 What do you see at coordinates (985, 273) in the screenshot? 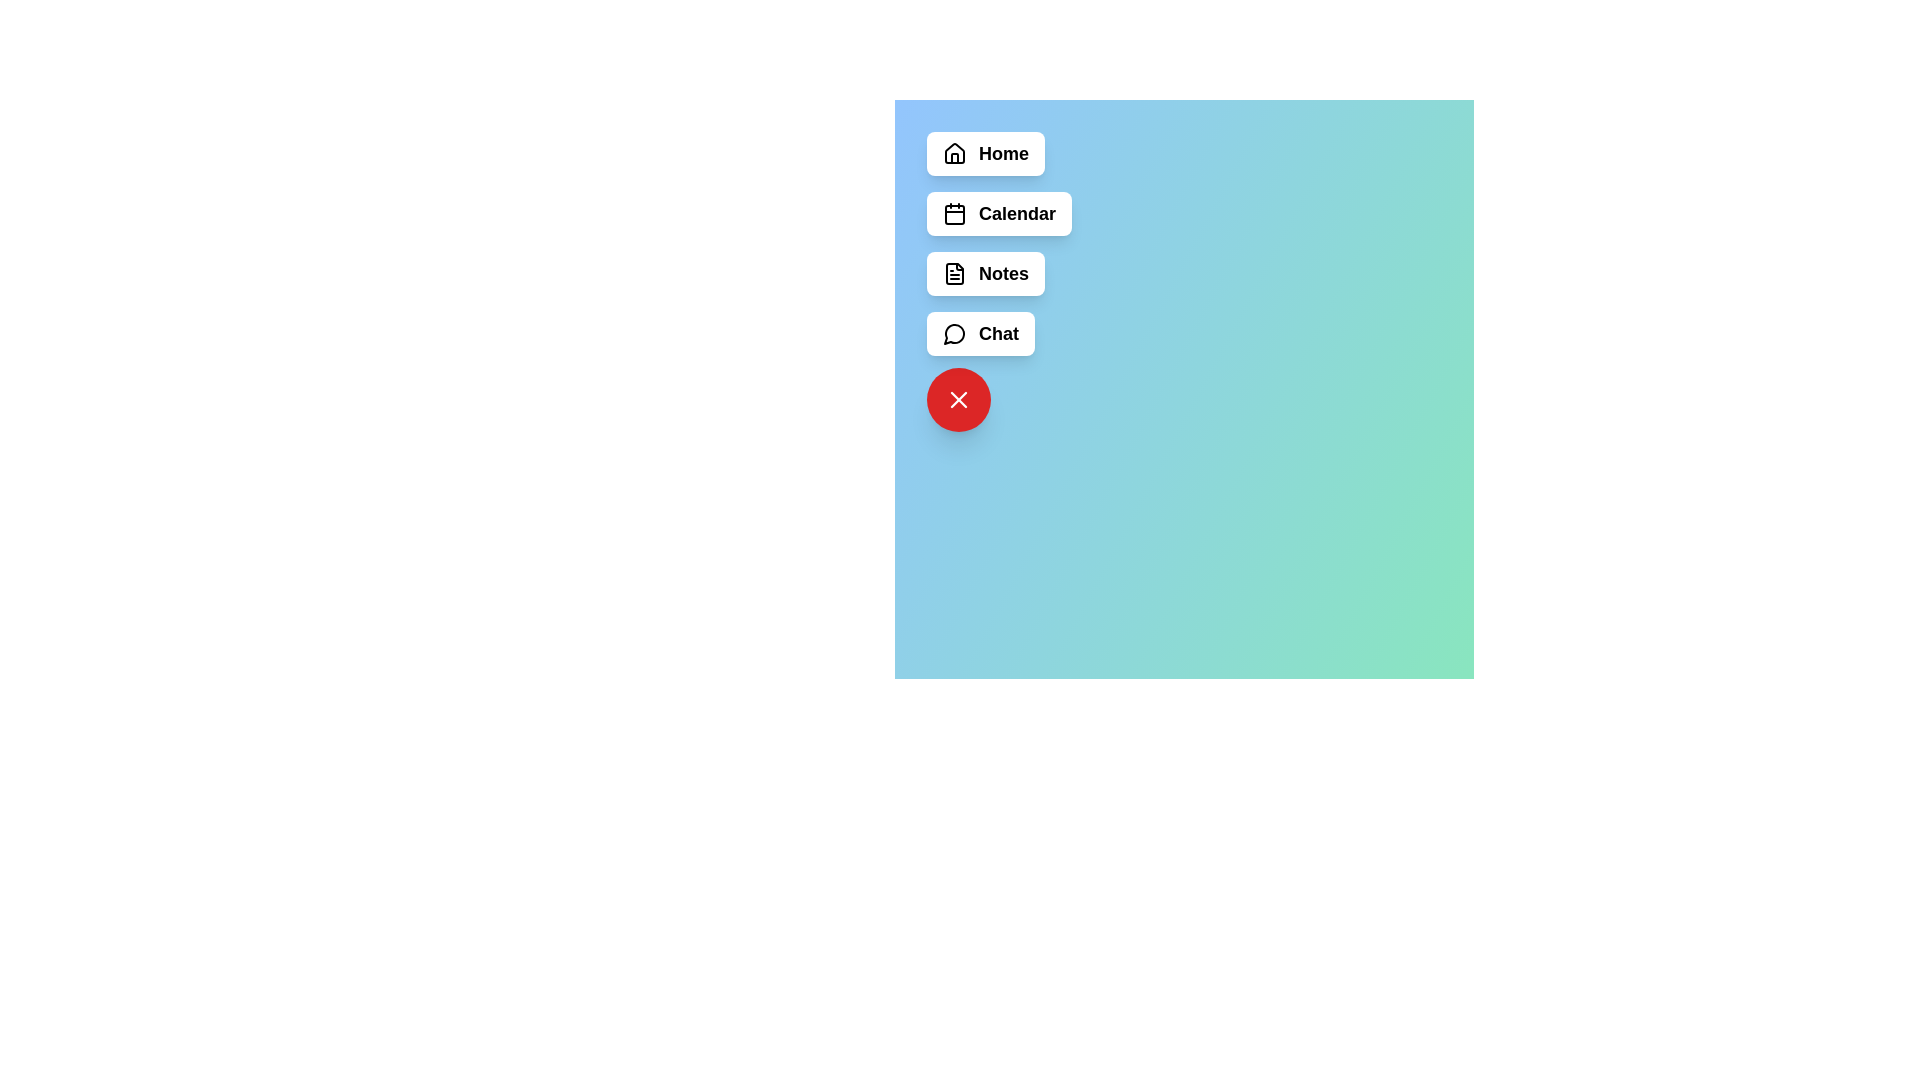
I see `the menu item labeled Notes` at bounding box center [985, 273].